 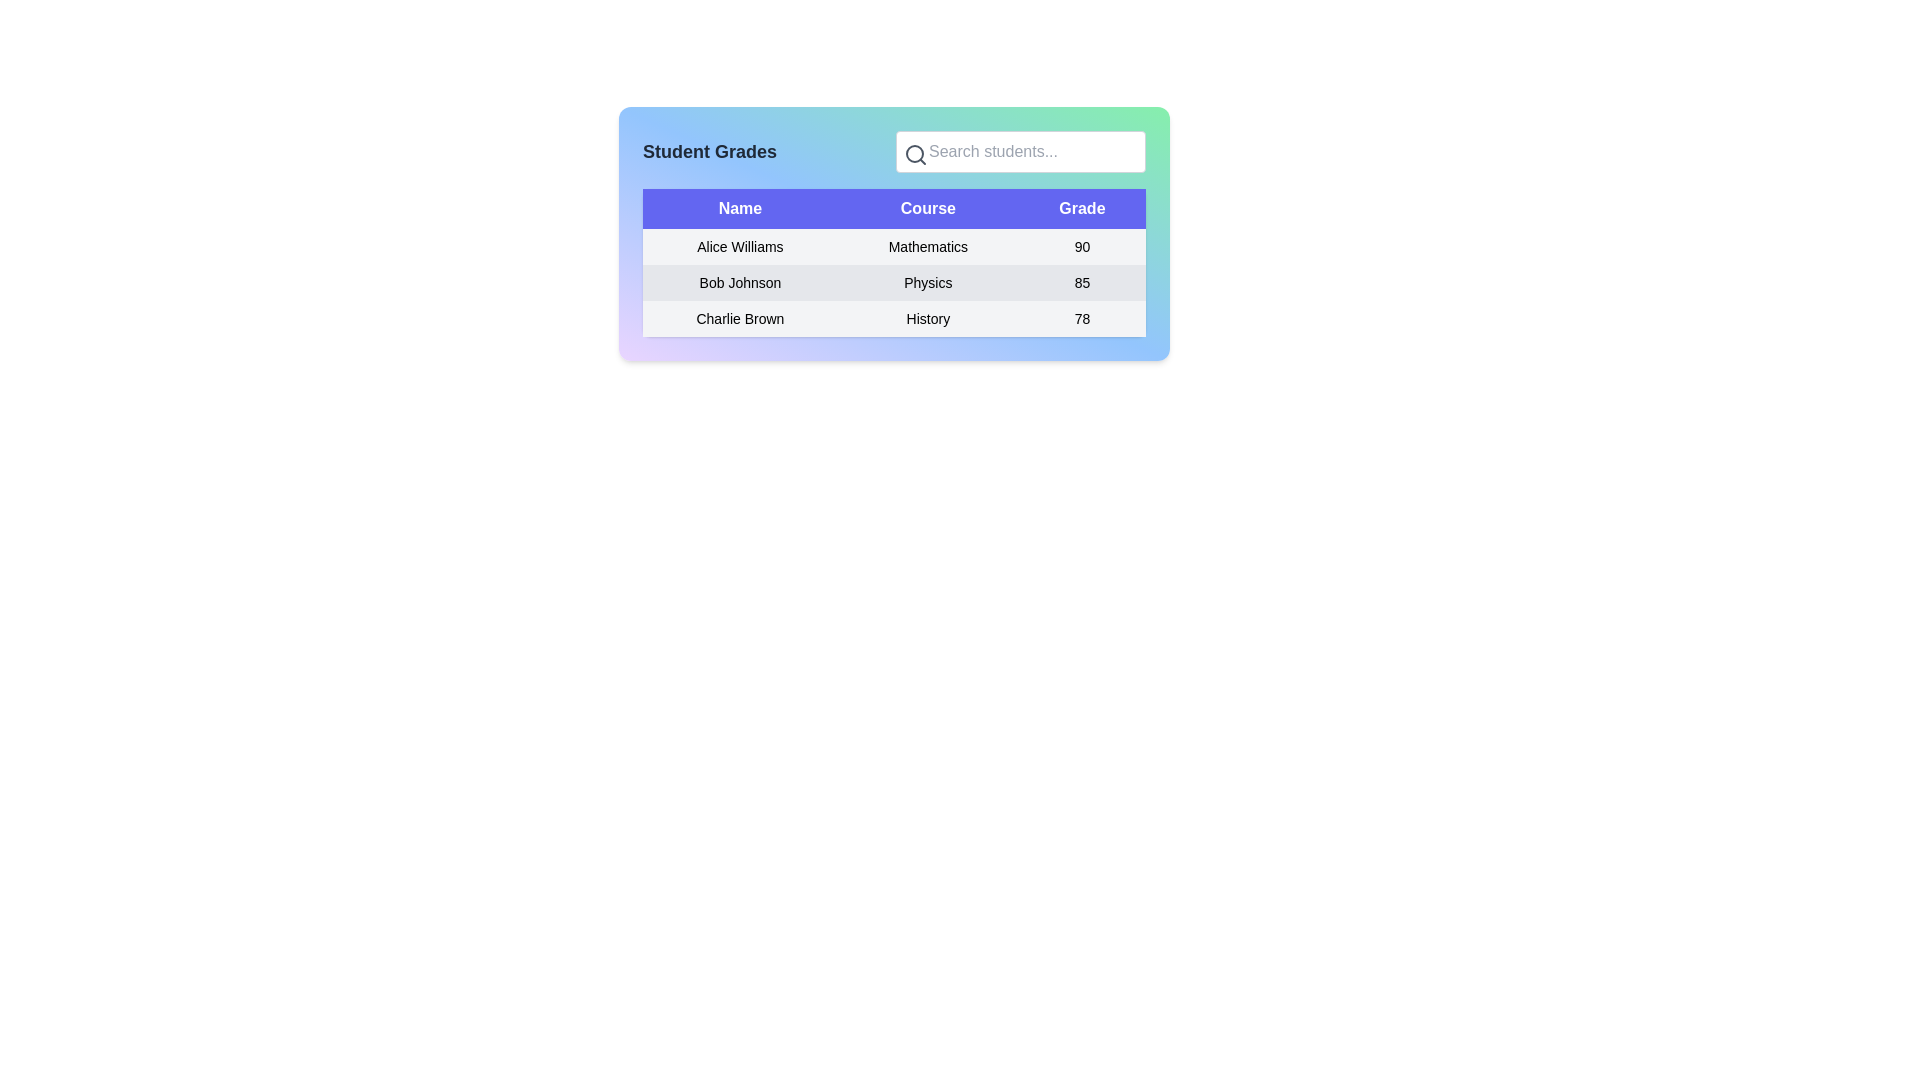 What do you see at coordinates (893, 282) in the screenshot?
I see `the table row displaying 'Bob Johnson Physics 85', which is the second row in the table between 'Alice Williams Mathematics 90' and 'Charlie Brown History 78'` at bounding box center [893, 282].